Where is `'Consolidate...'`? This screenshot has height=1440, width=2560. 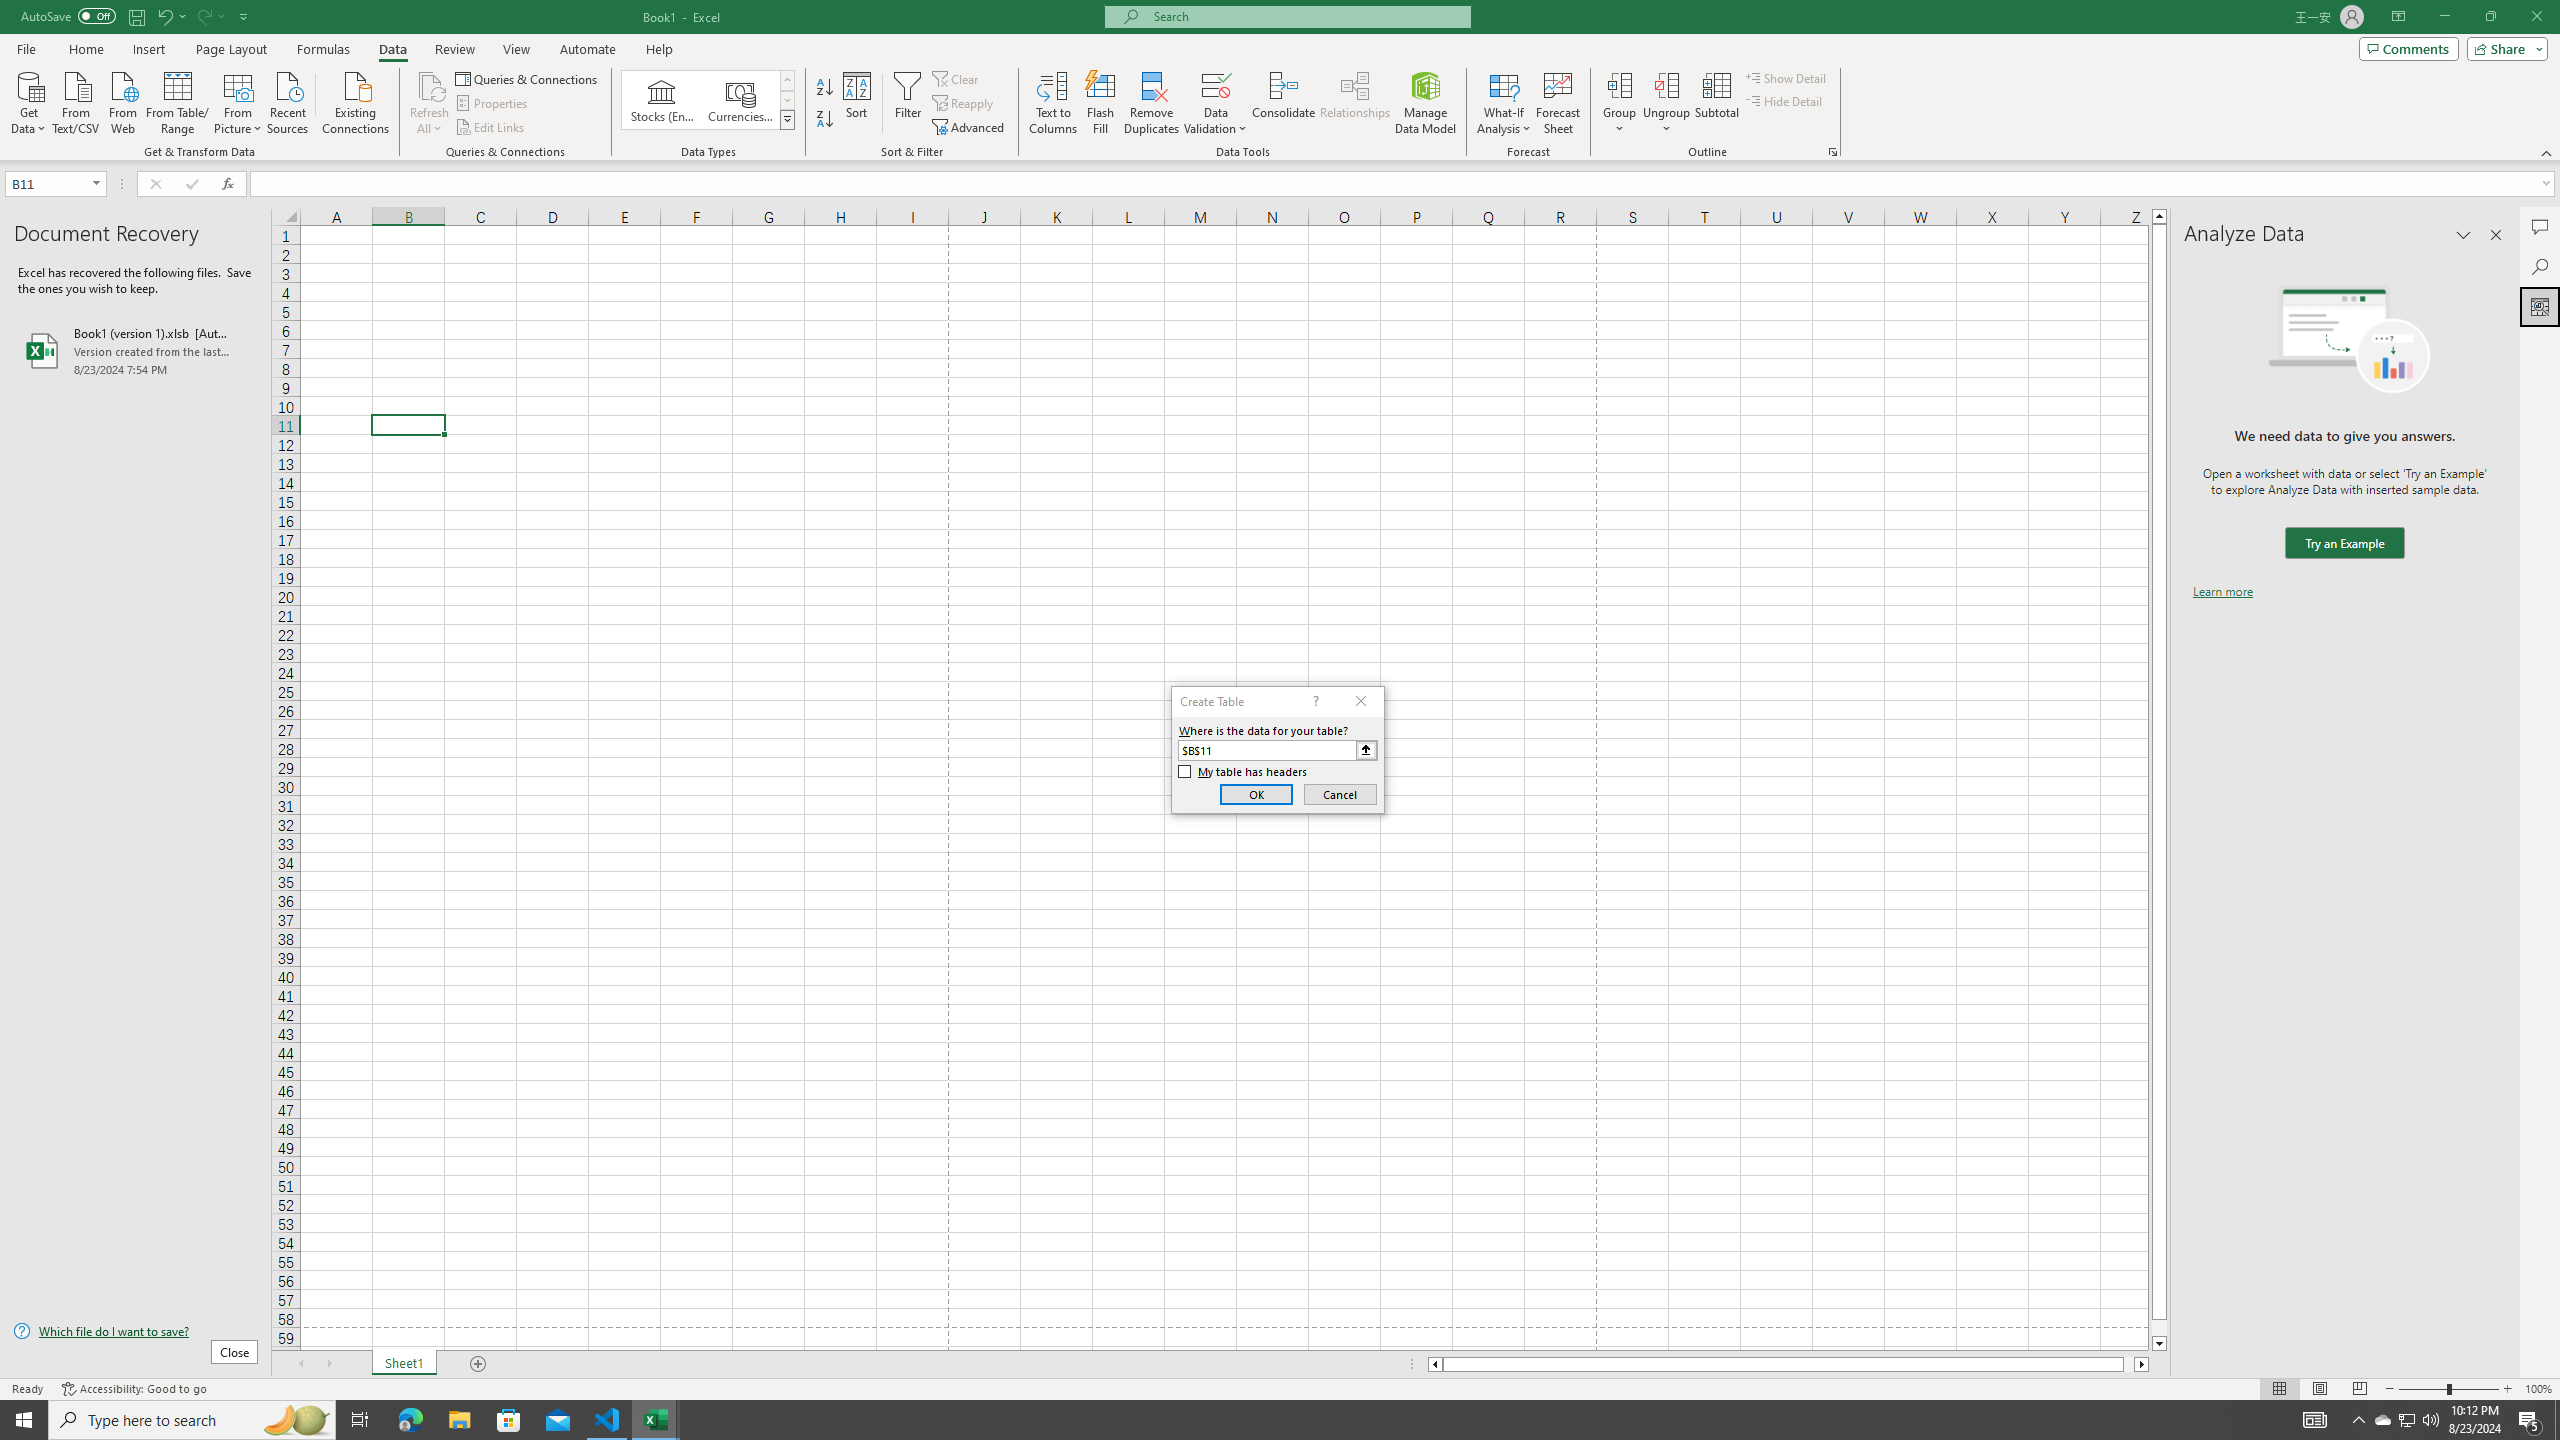 'Consolidate...' is located at coordinates (1283, 103).